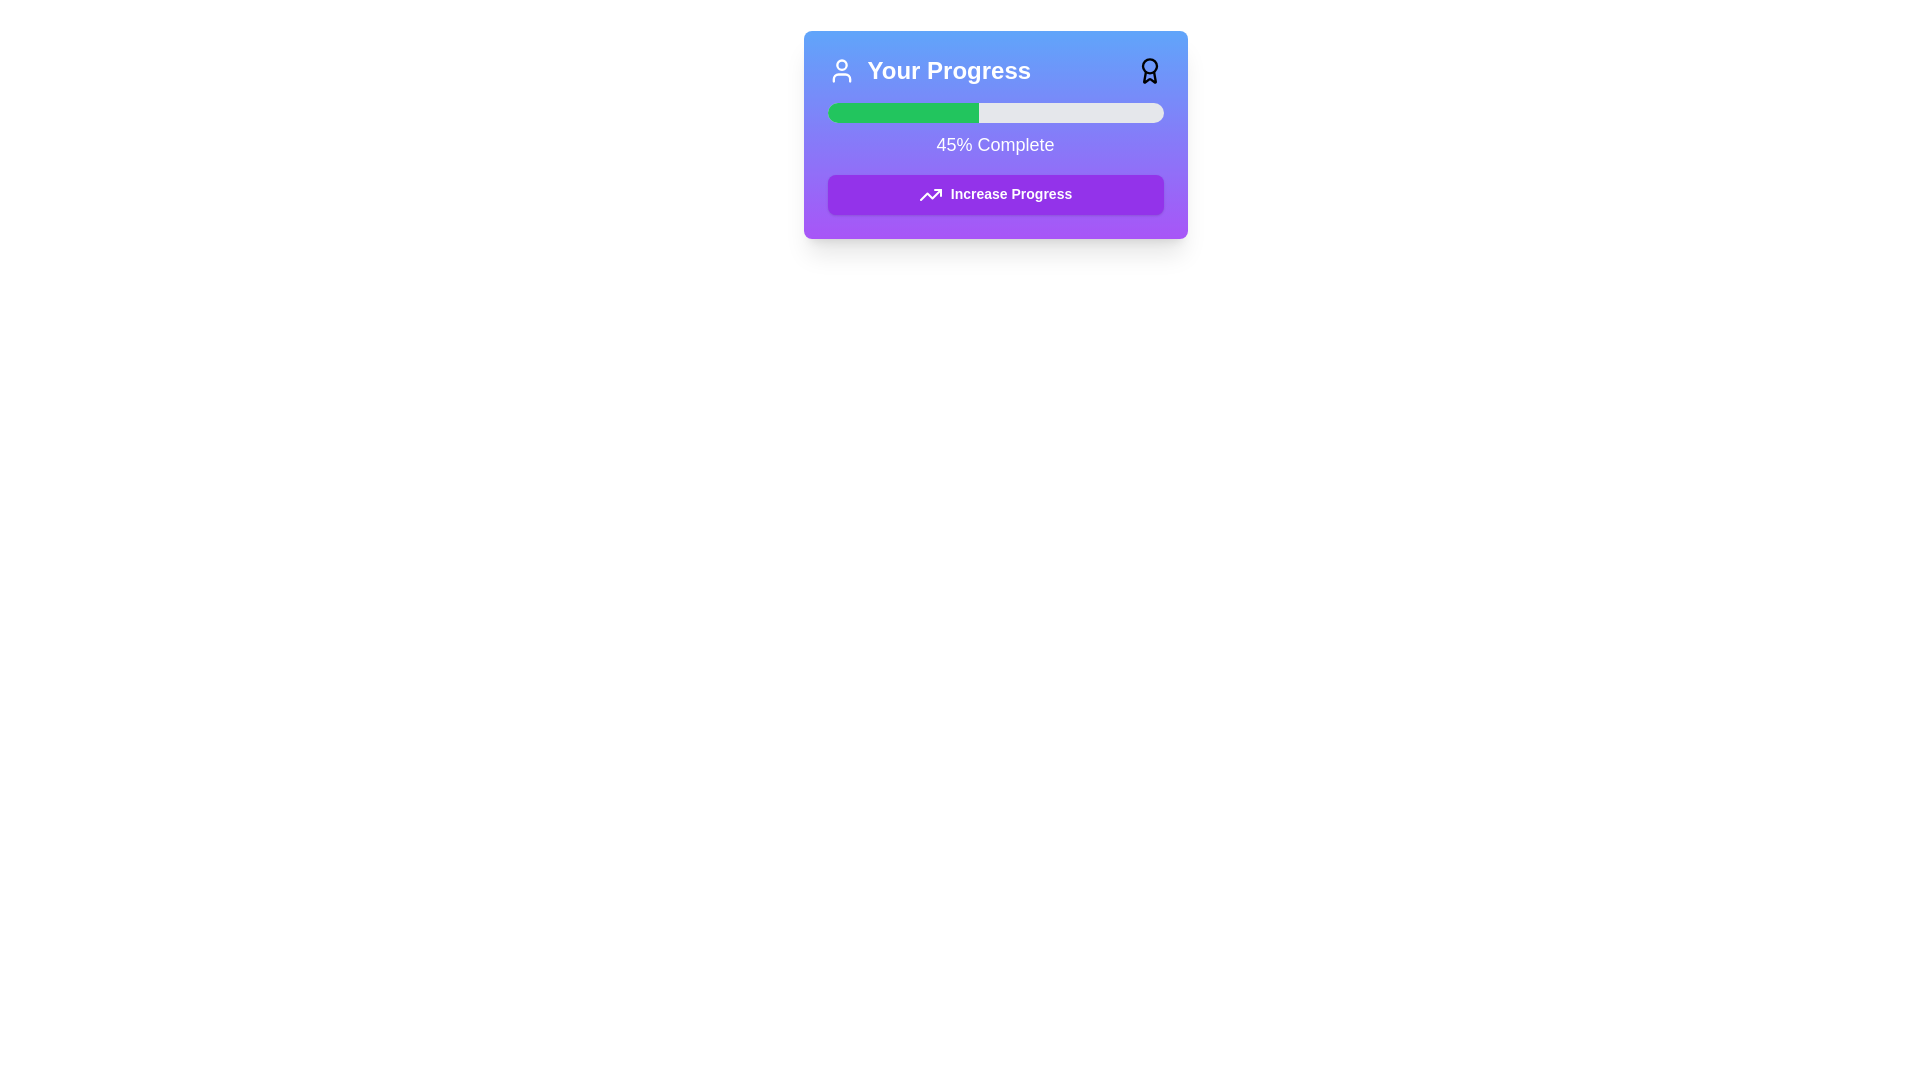  I want to click on the text display with icon that serves as a header for user progress tracking, located centrally within a blue gradient box at the top of the interface, so click(928, 69).